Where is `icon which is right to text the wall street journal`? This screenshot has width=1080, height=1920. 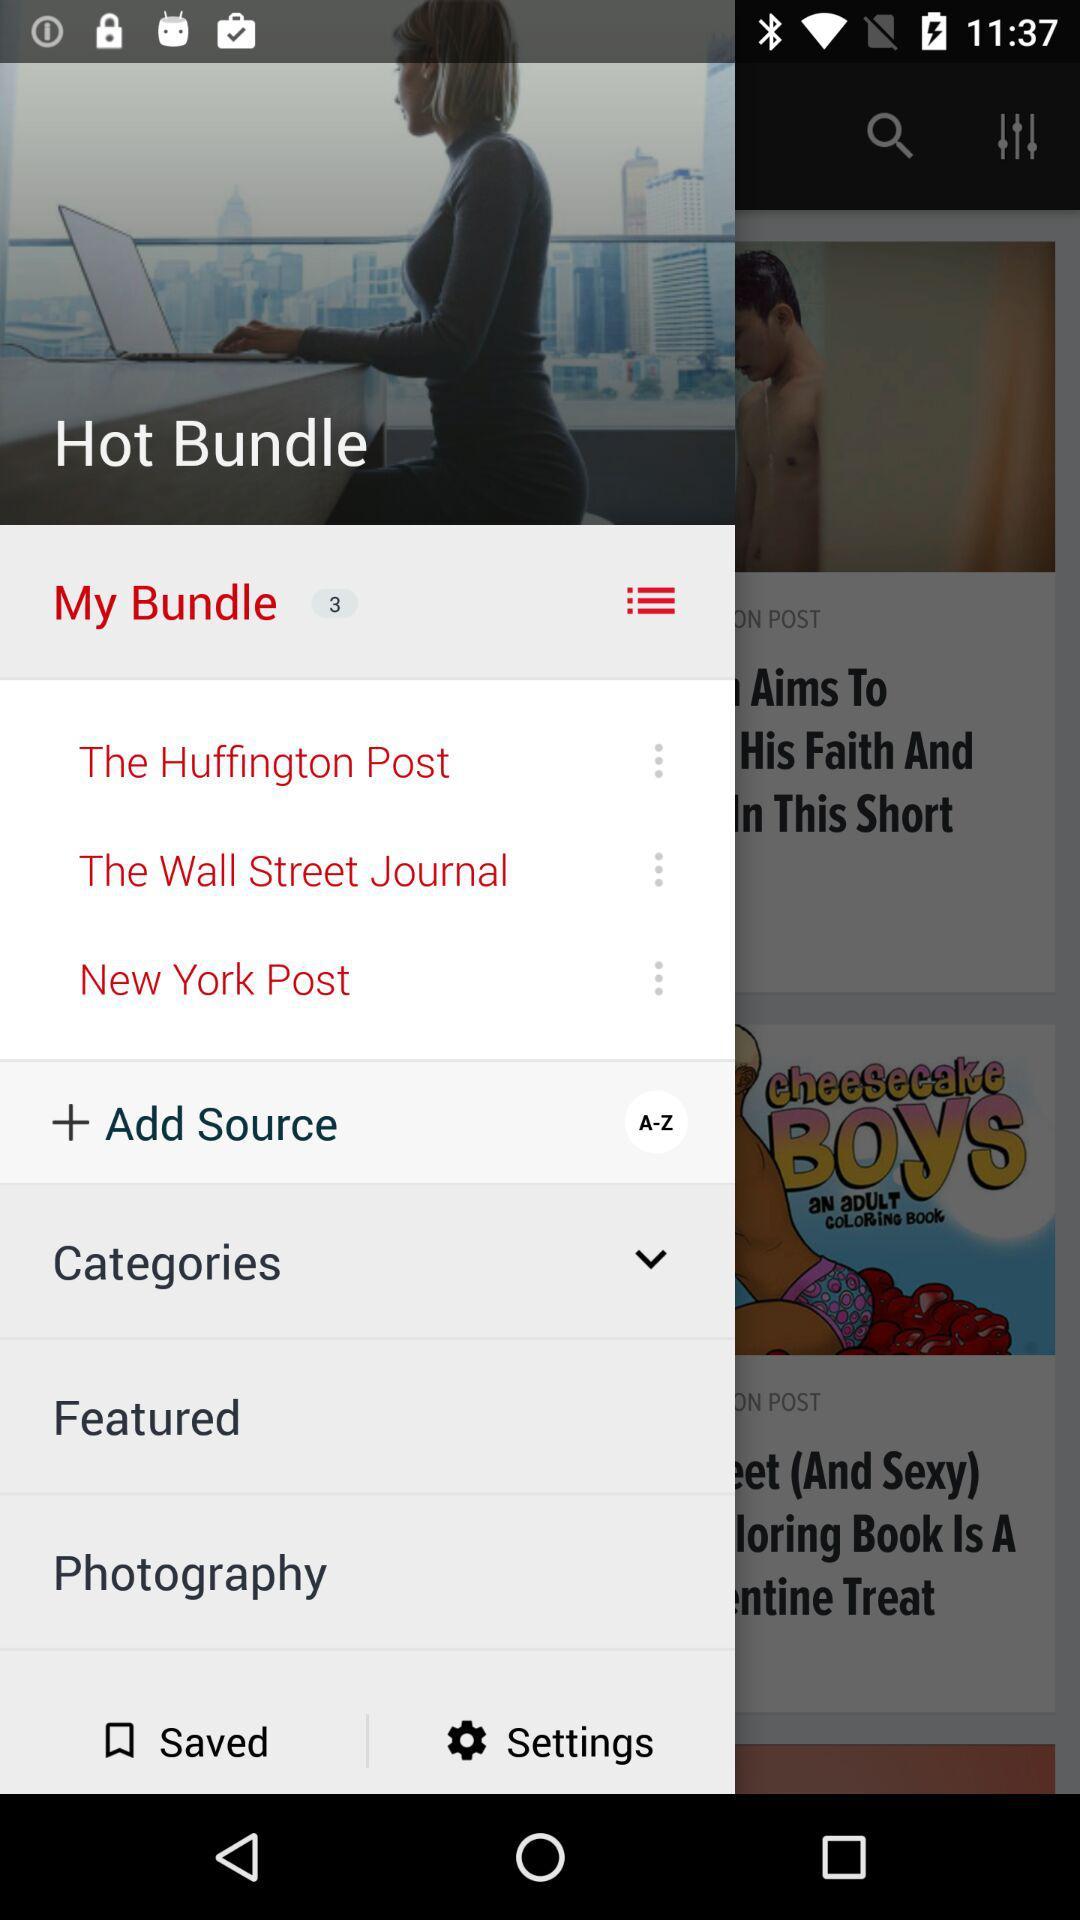
icon which is right to text the wall street journal is located at coordinates (659, 869).